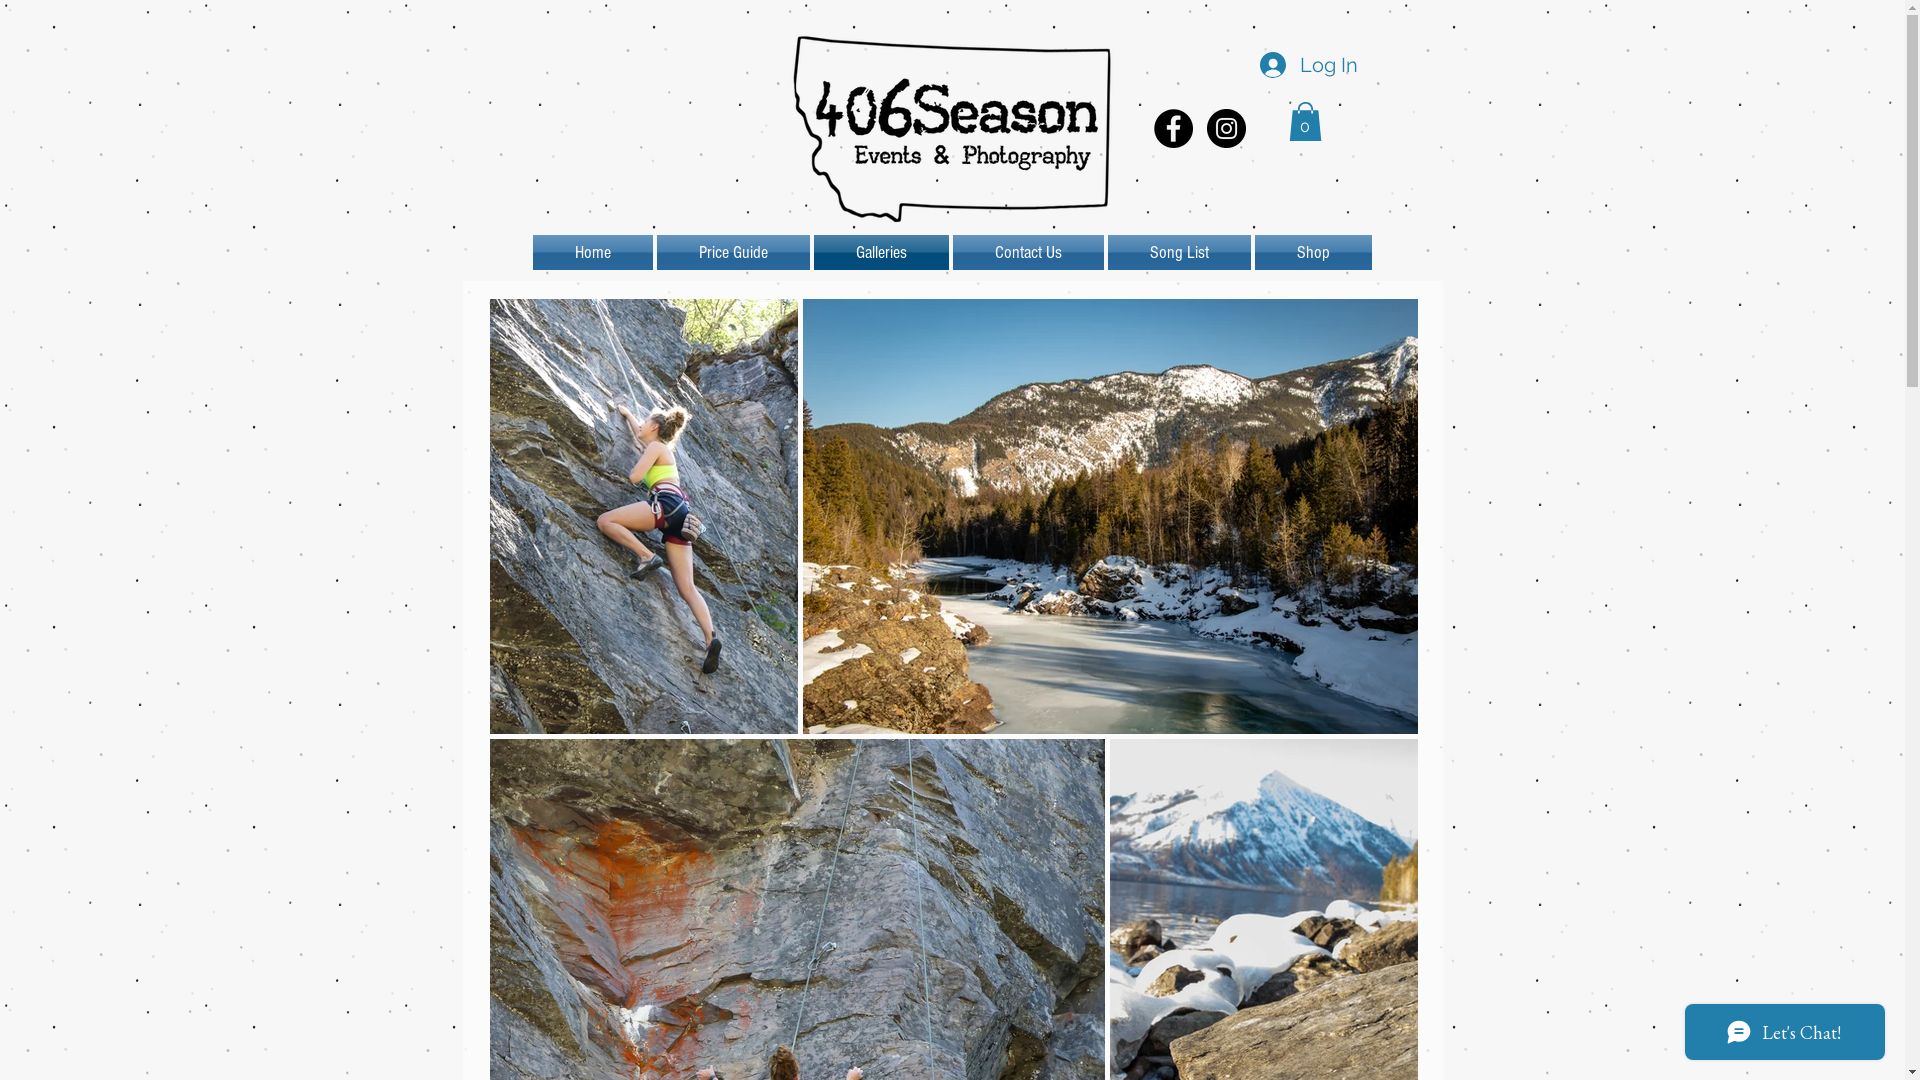 This screenshot has height=1080, width=1920. What do you see at coordinates (653, 251) in the screenshot?
I see `'Price Guide'` at bounding box center [653, 251].